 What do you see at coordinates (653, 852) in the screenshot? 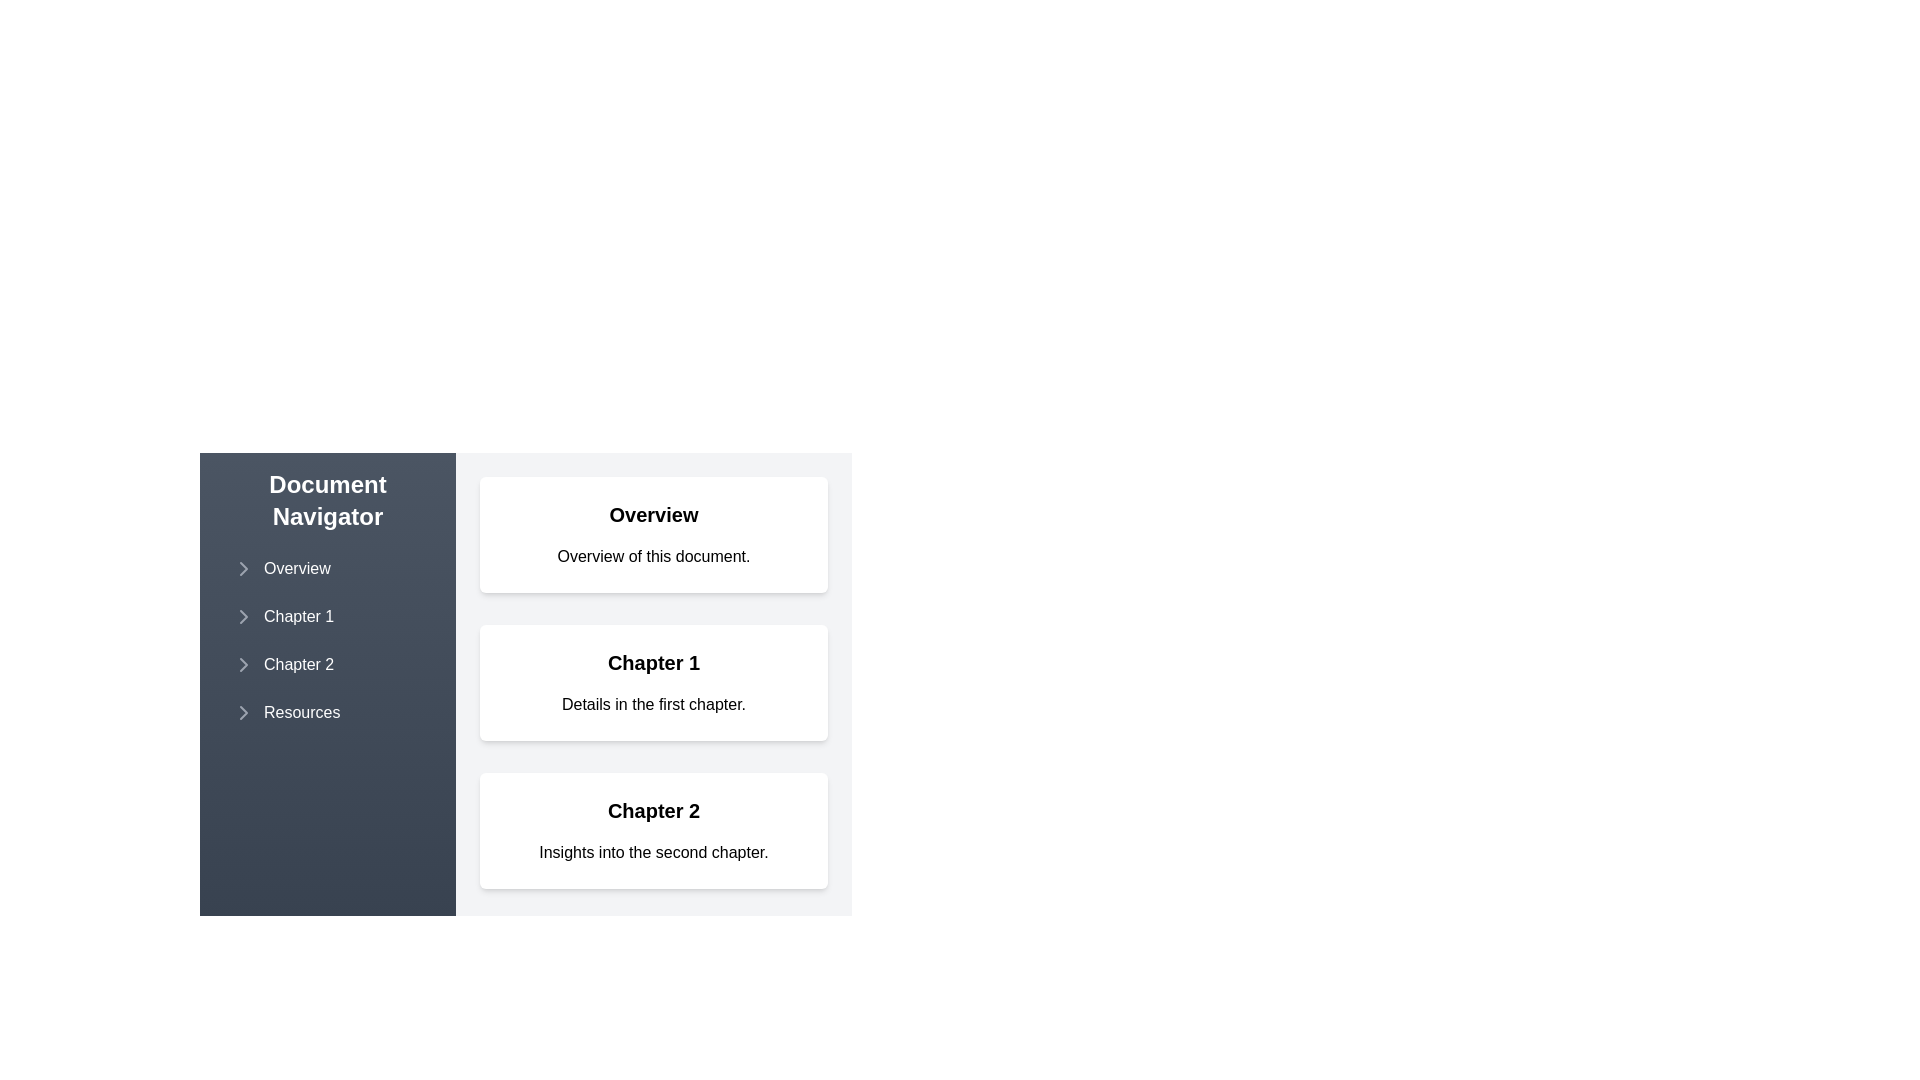
I see `the text label that reads 'Insights into the second chapter.' located within the card labeled 'Chapter 2.'` at bounding box center [653, 852].